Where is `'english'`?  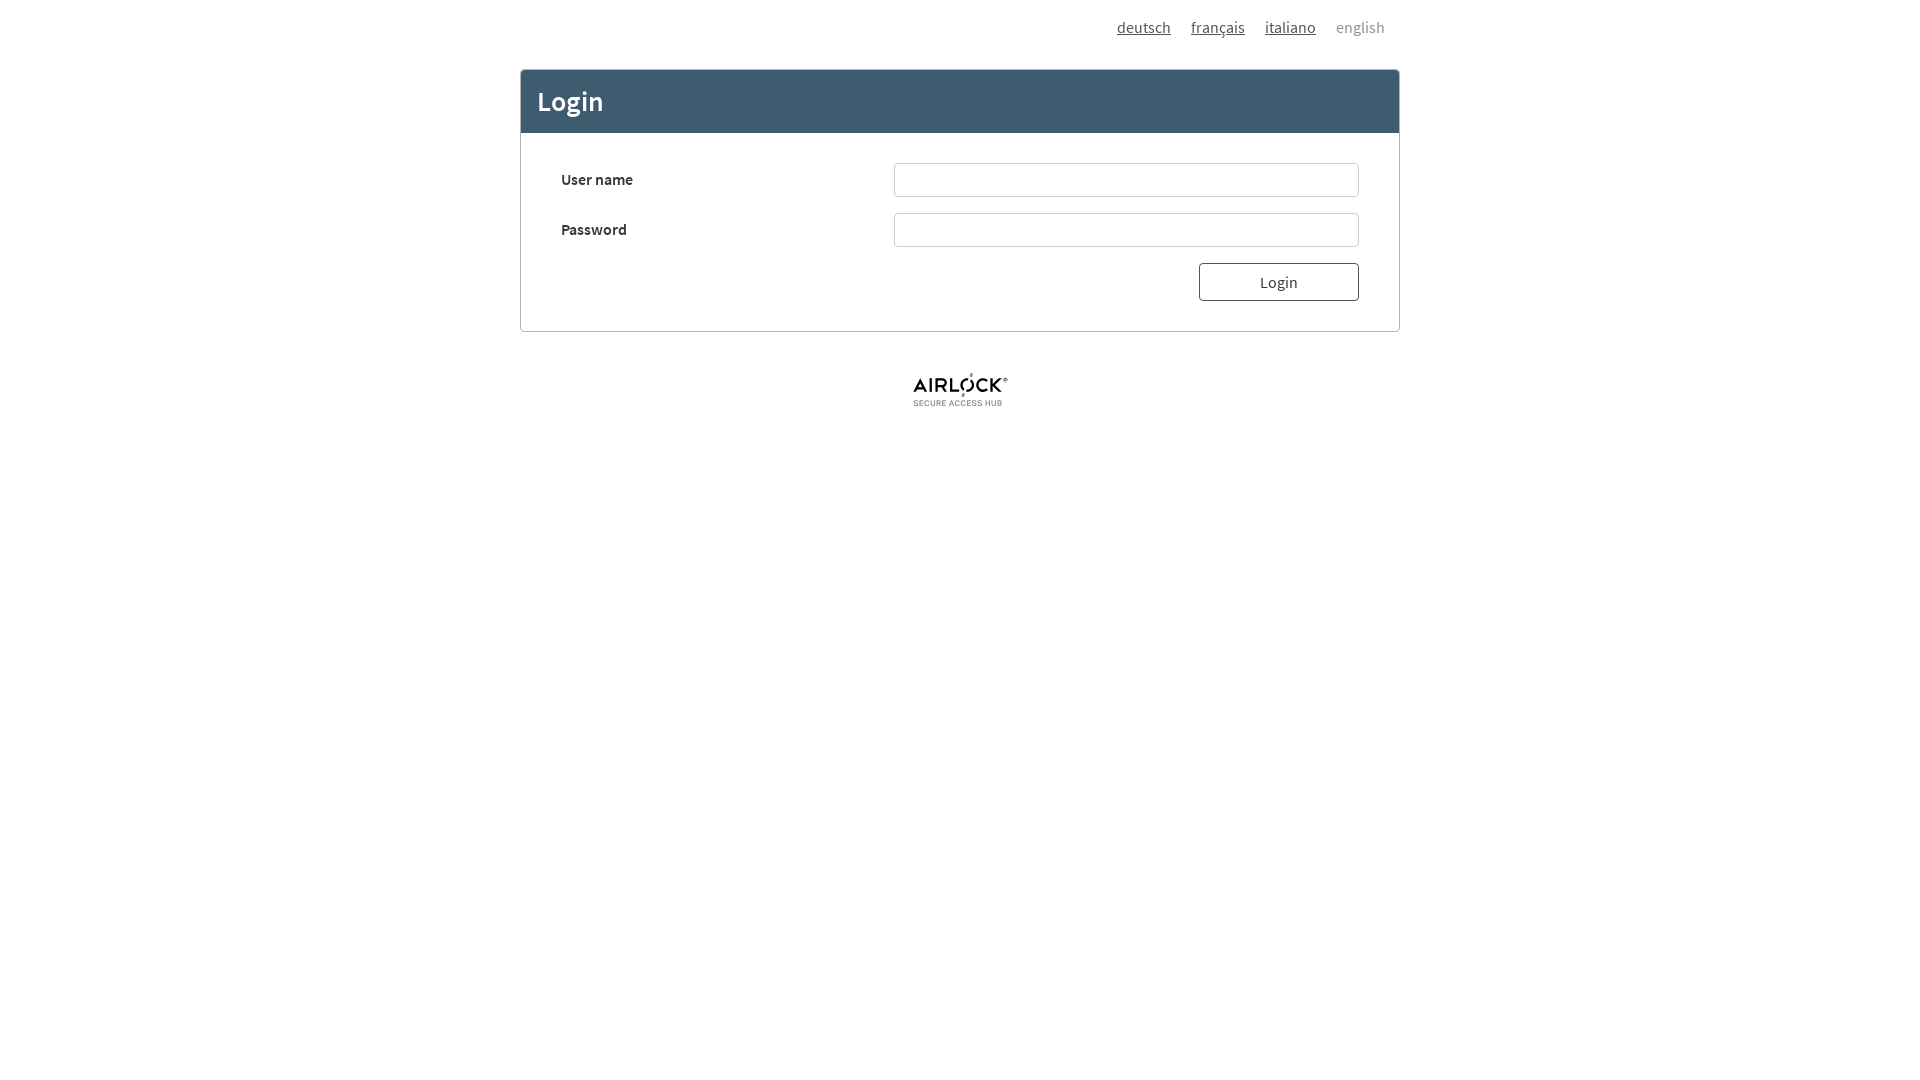
'english' is located at coordinates (1350, 27).